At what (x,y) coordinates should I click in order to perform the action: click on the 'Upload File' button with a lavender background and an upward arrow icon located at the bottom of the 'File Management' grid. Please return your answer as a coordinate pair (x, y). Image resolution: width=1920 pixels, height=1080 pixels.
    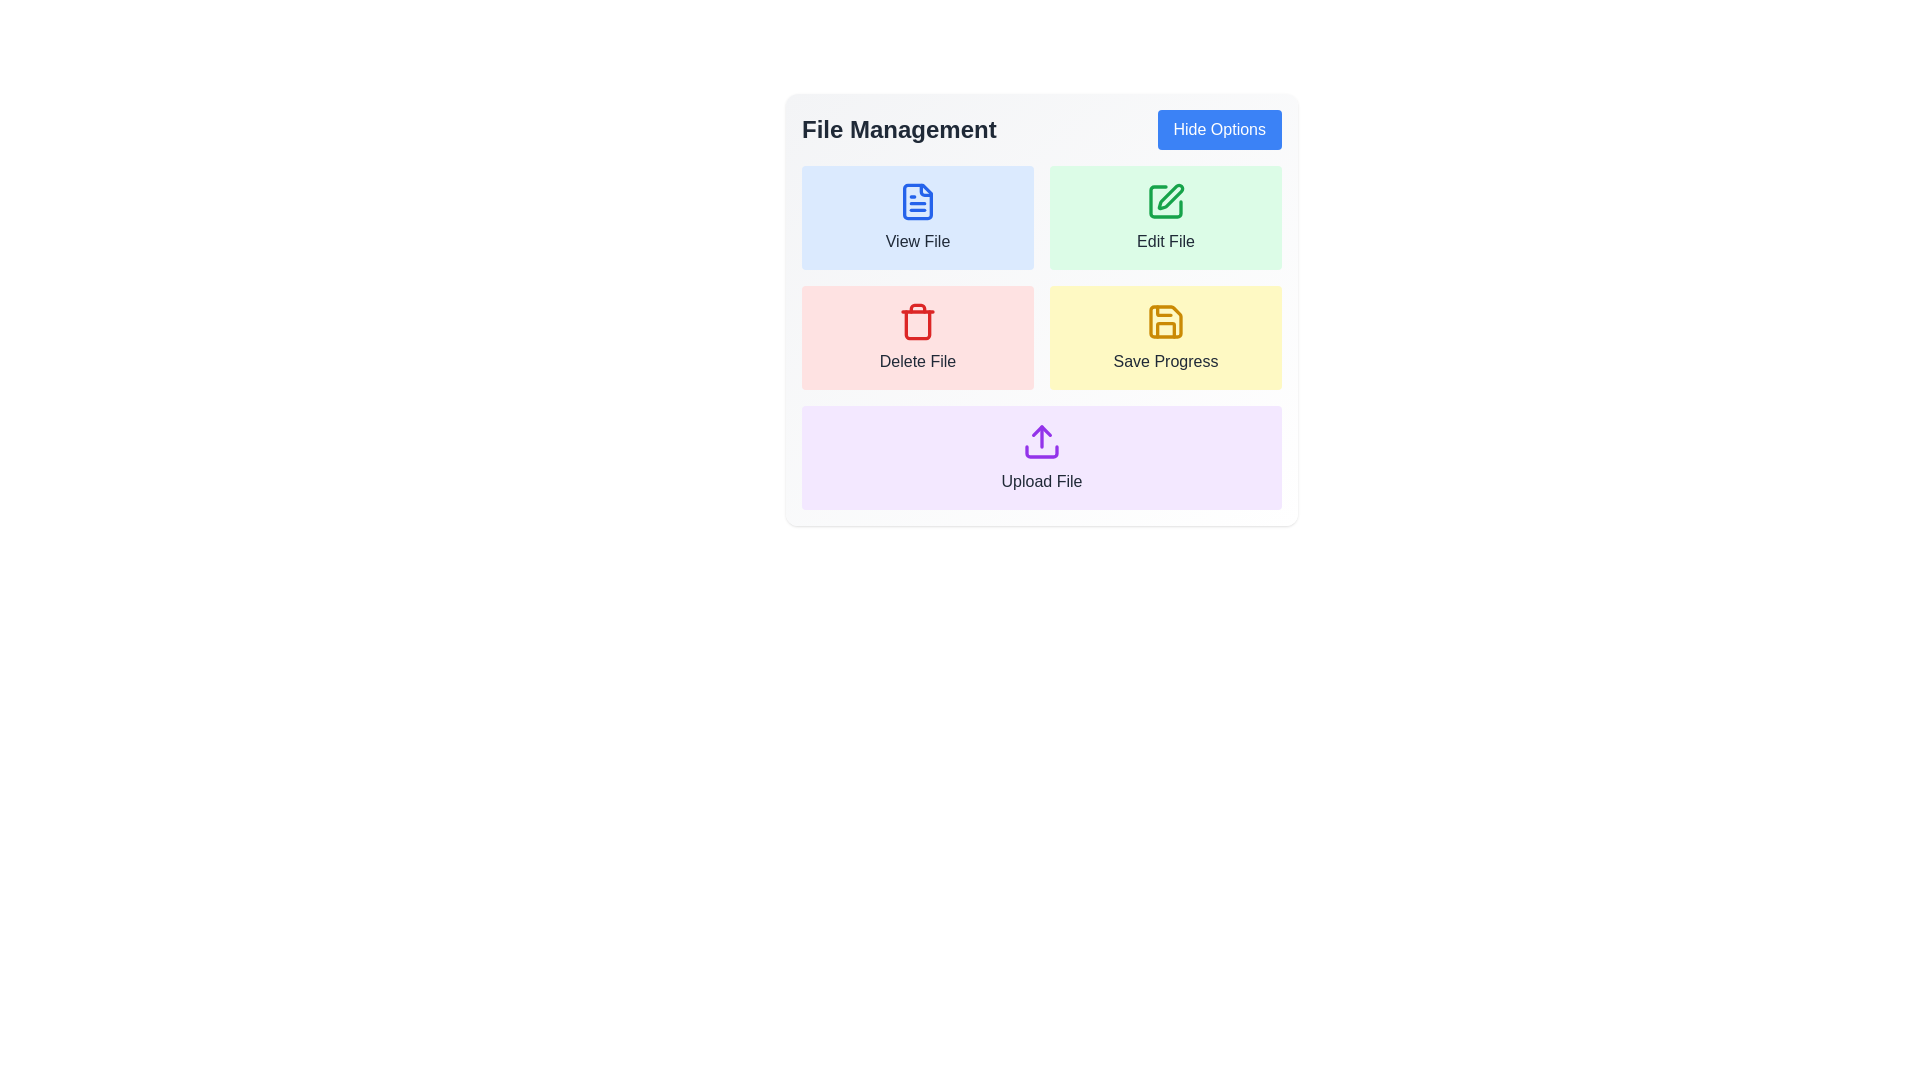
    Looking at the image, I should click on (1040, 458).